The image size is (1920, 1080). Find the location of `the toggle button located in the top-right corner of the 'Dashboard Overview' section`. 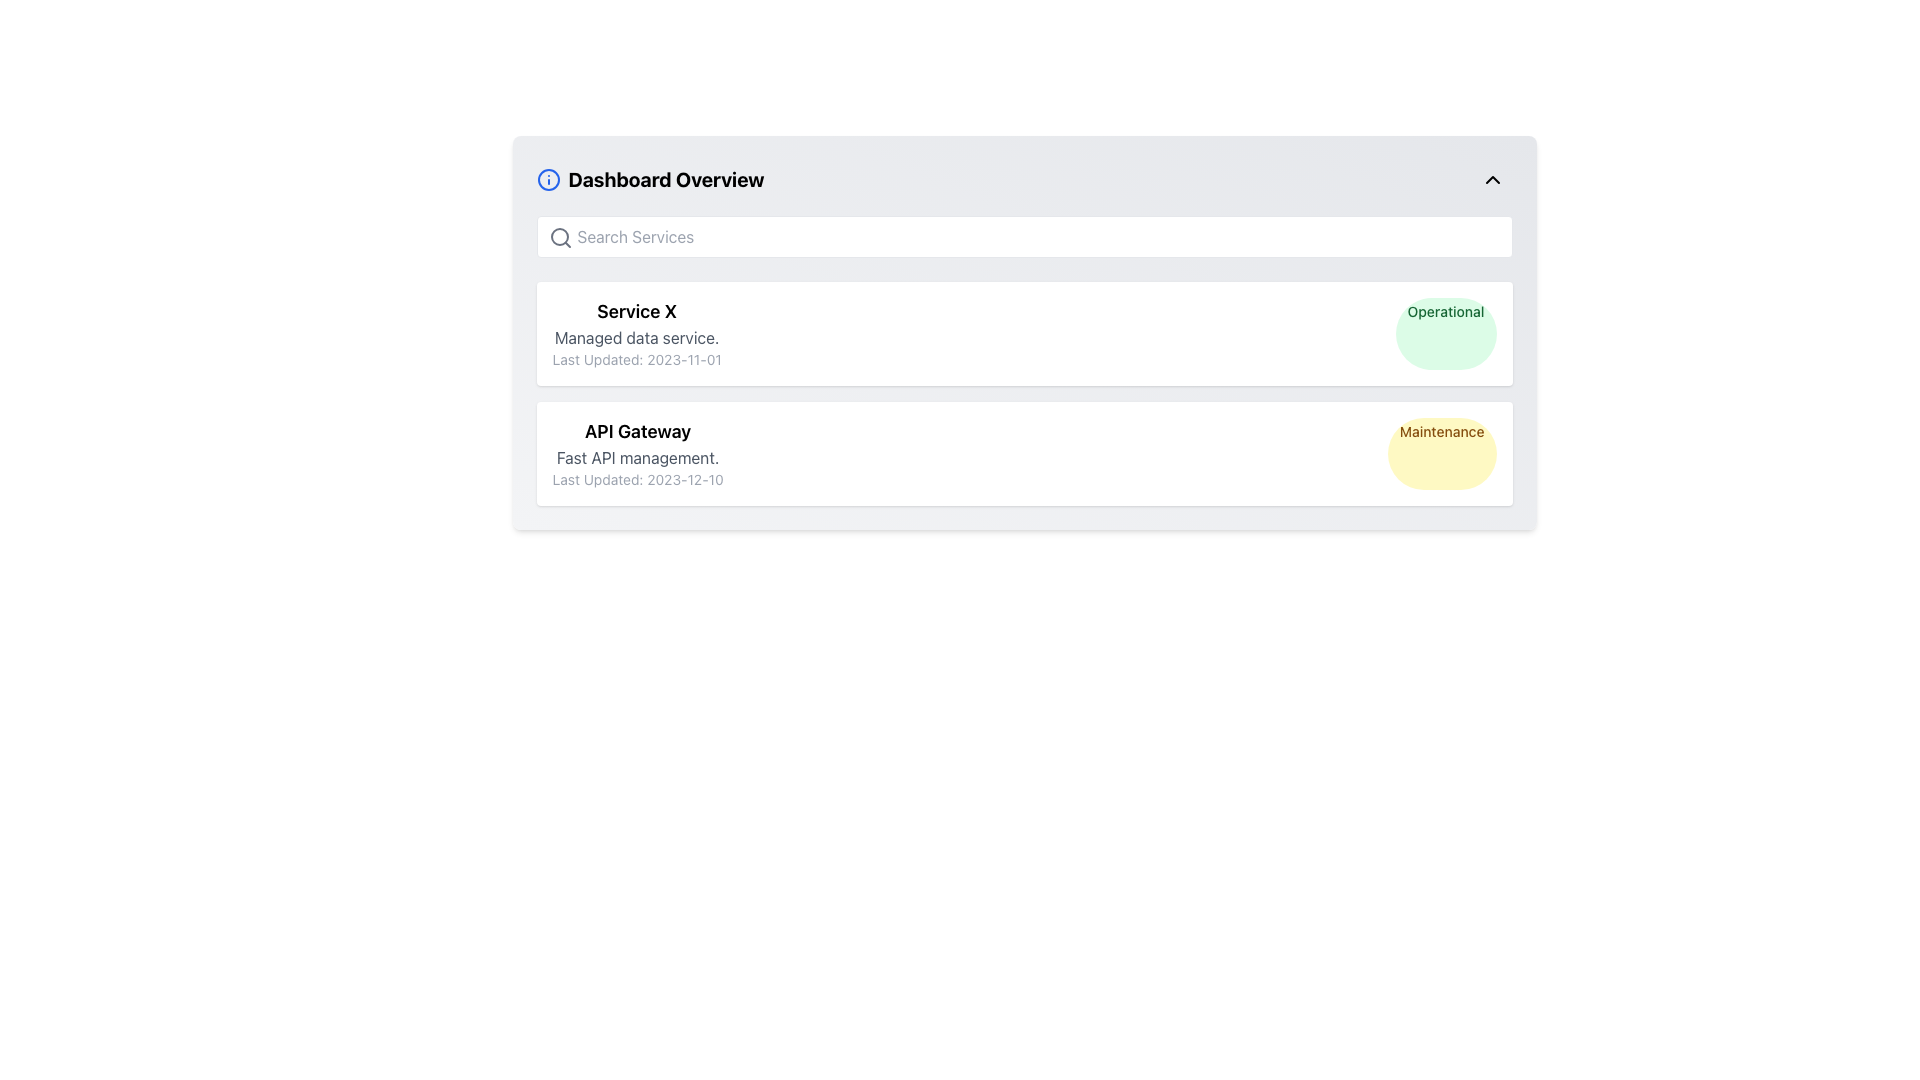

the toggle button located in the top-right corner of the 'Dashboard Overview' section is located at coordinates (1492, 180).